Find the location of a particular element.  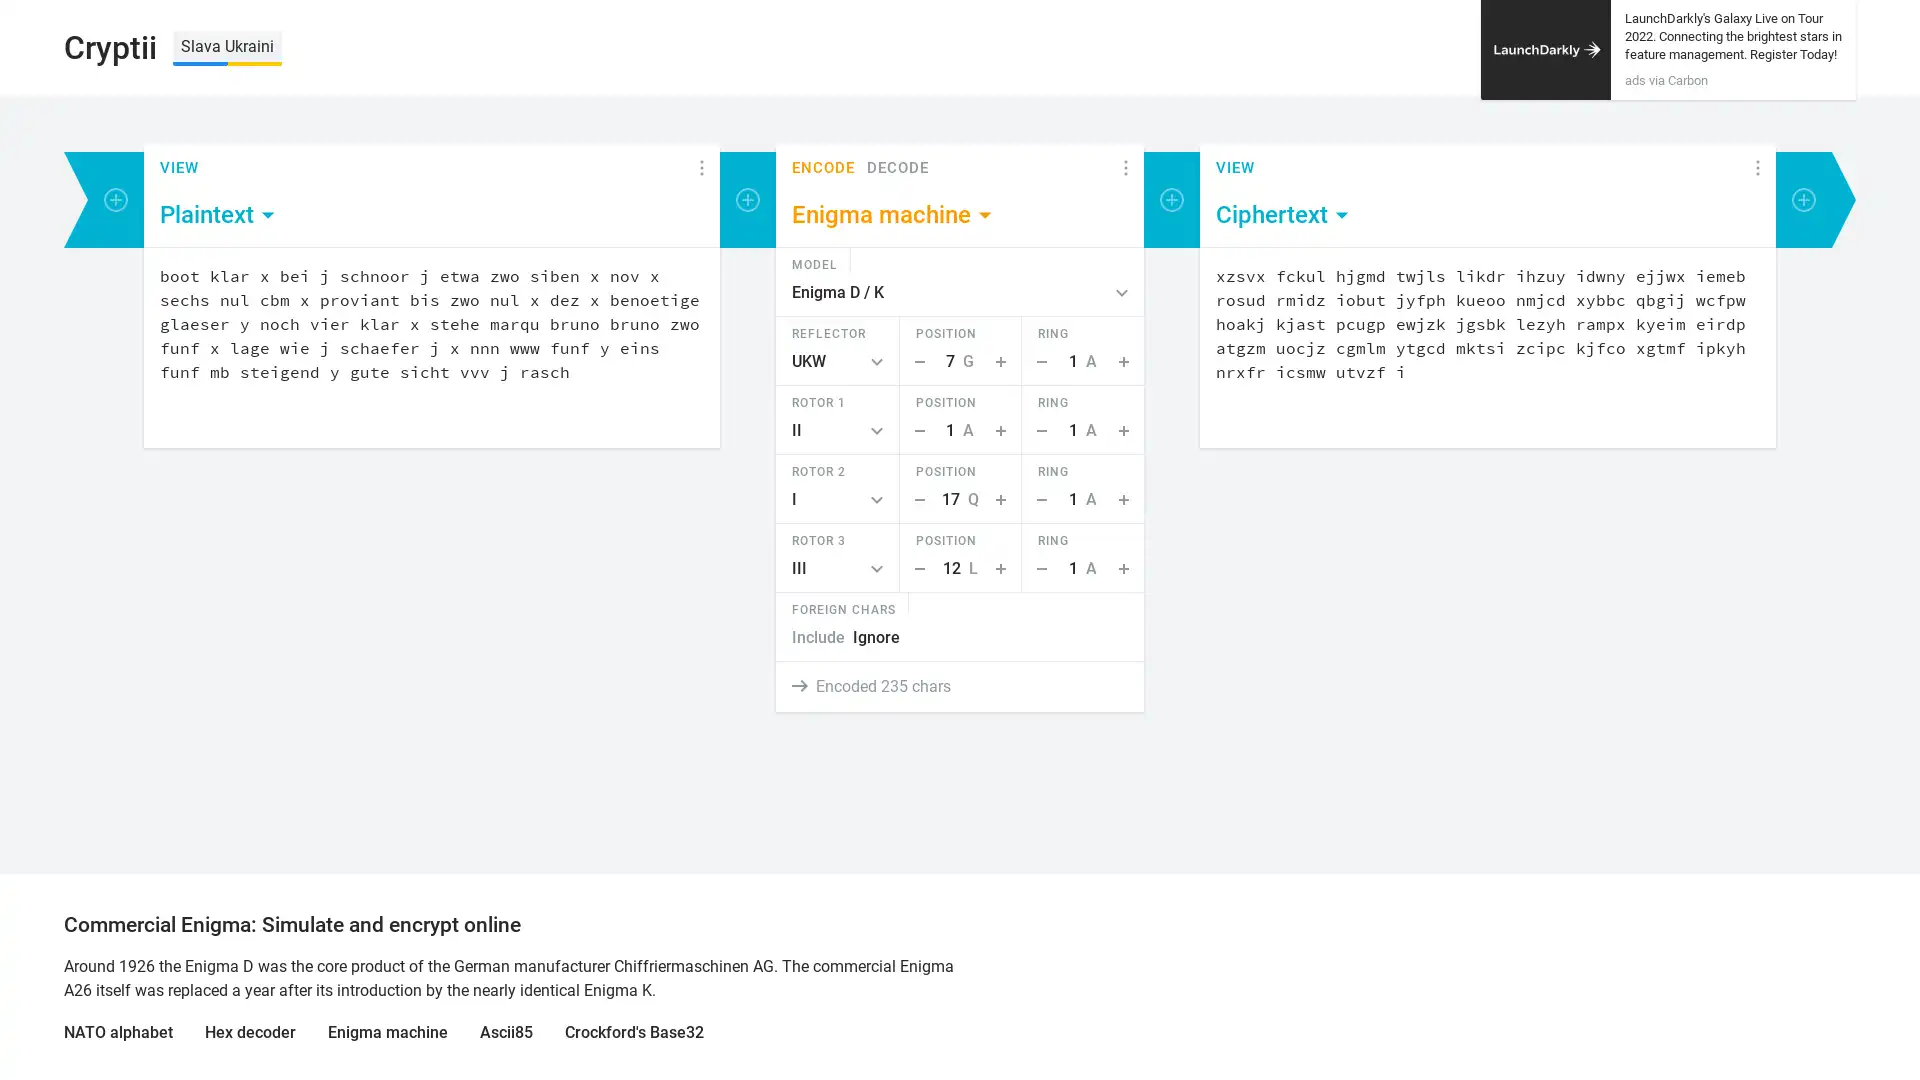

Step Up is located at coordinates (1004, 499).